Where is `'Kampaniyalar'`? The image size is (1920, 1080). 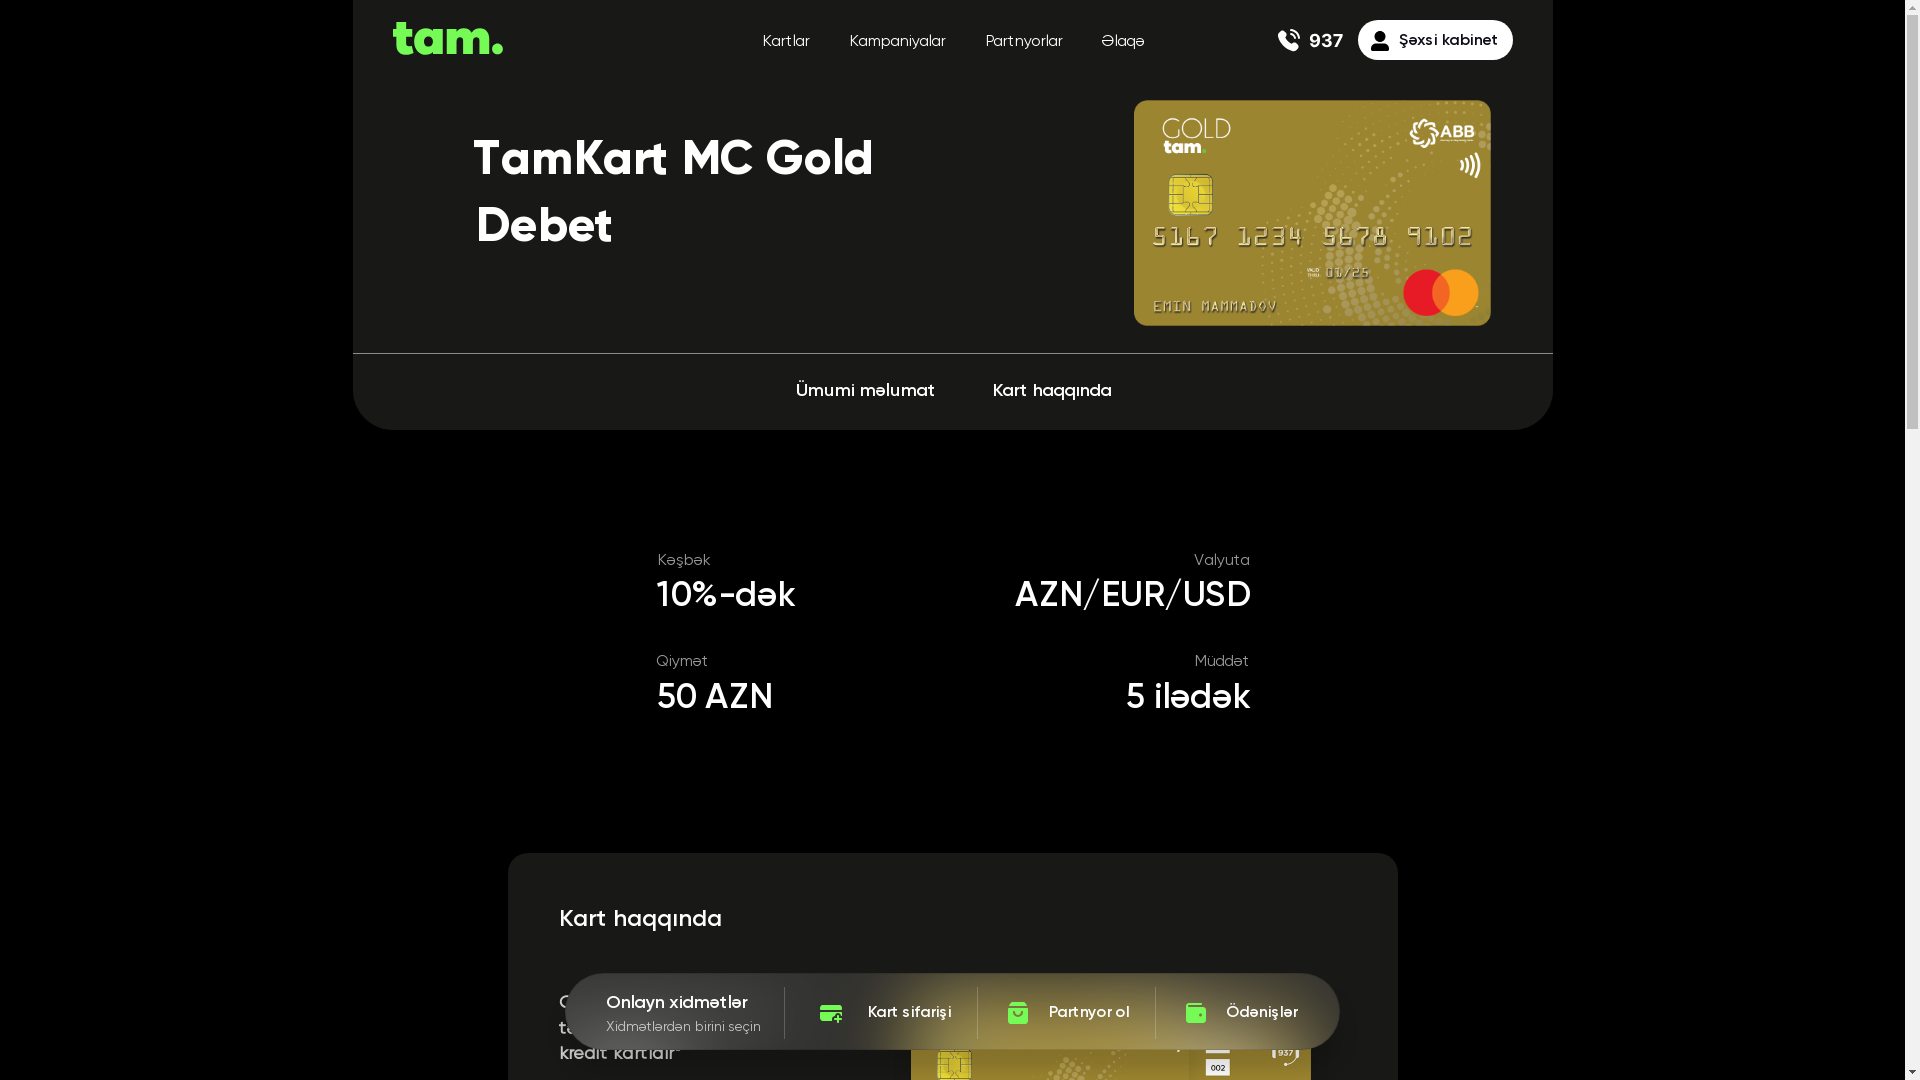
'Kampaniyalar' is located at coordinates (848, 42).